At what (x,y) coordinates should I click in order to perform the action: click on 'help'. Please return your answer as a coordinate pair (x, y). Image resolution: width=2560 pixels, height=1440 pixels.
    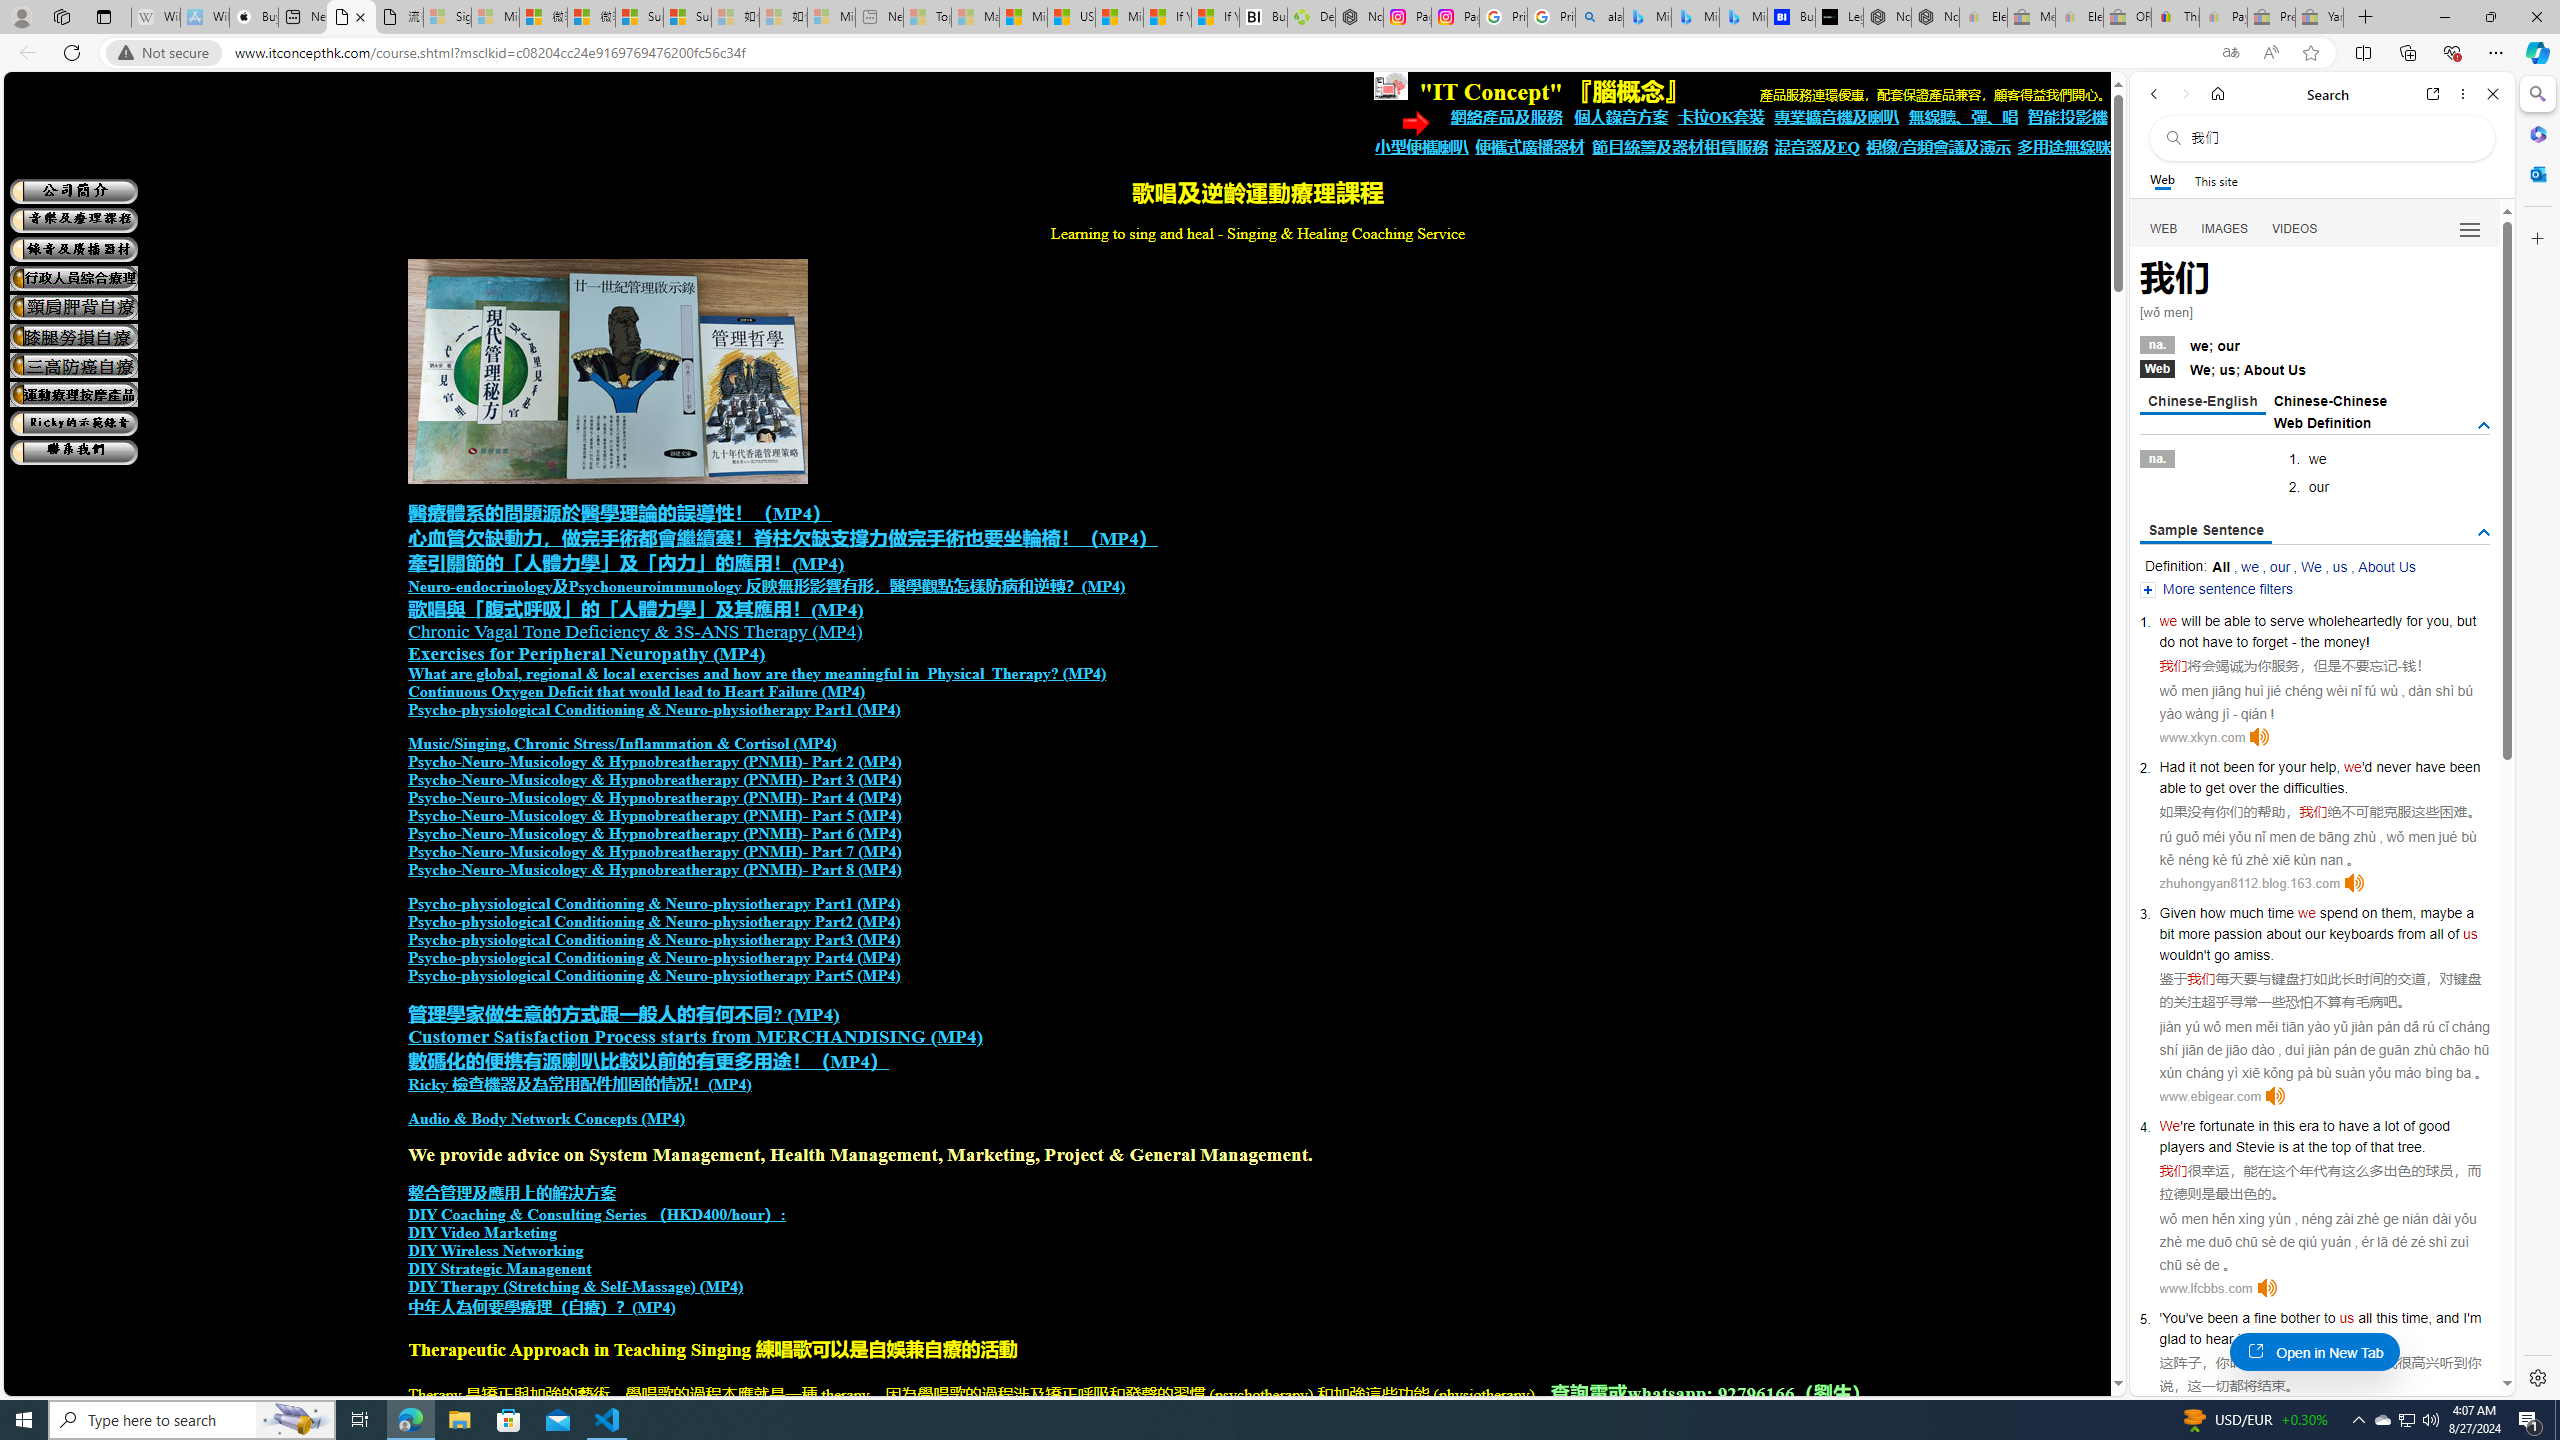
    Looking at the image, I should click on (2323, 765).